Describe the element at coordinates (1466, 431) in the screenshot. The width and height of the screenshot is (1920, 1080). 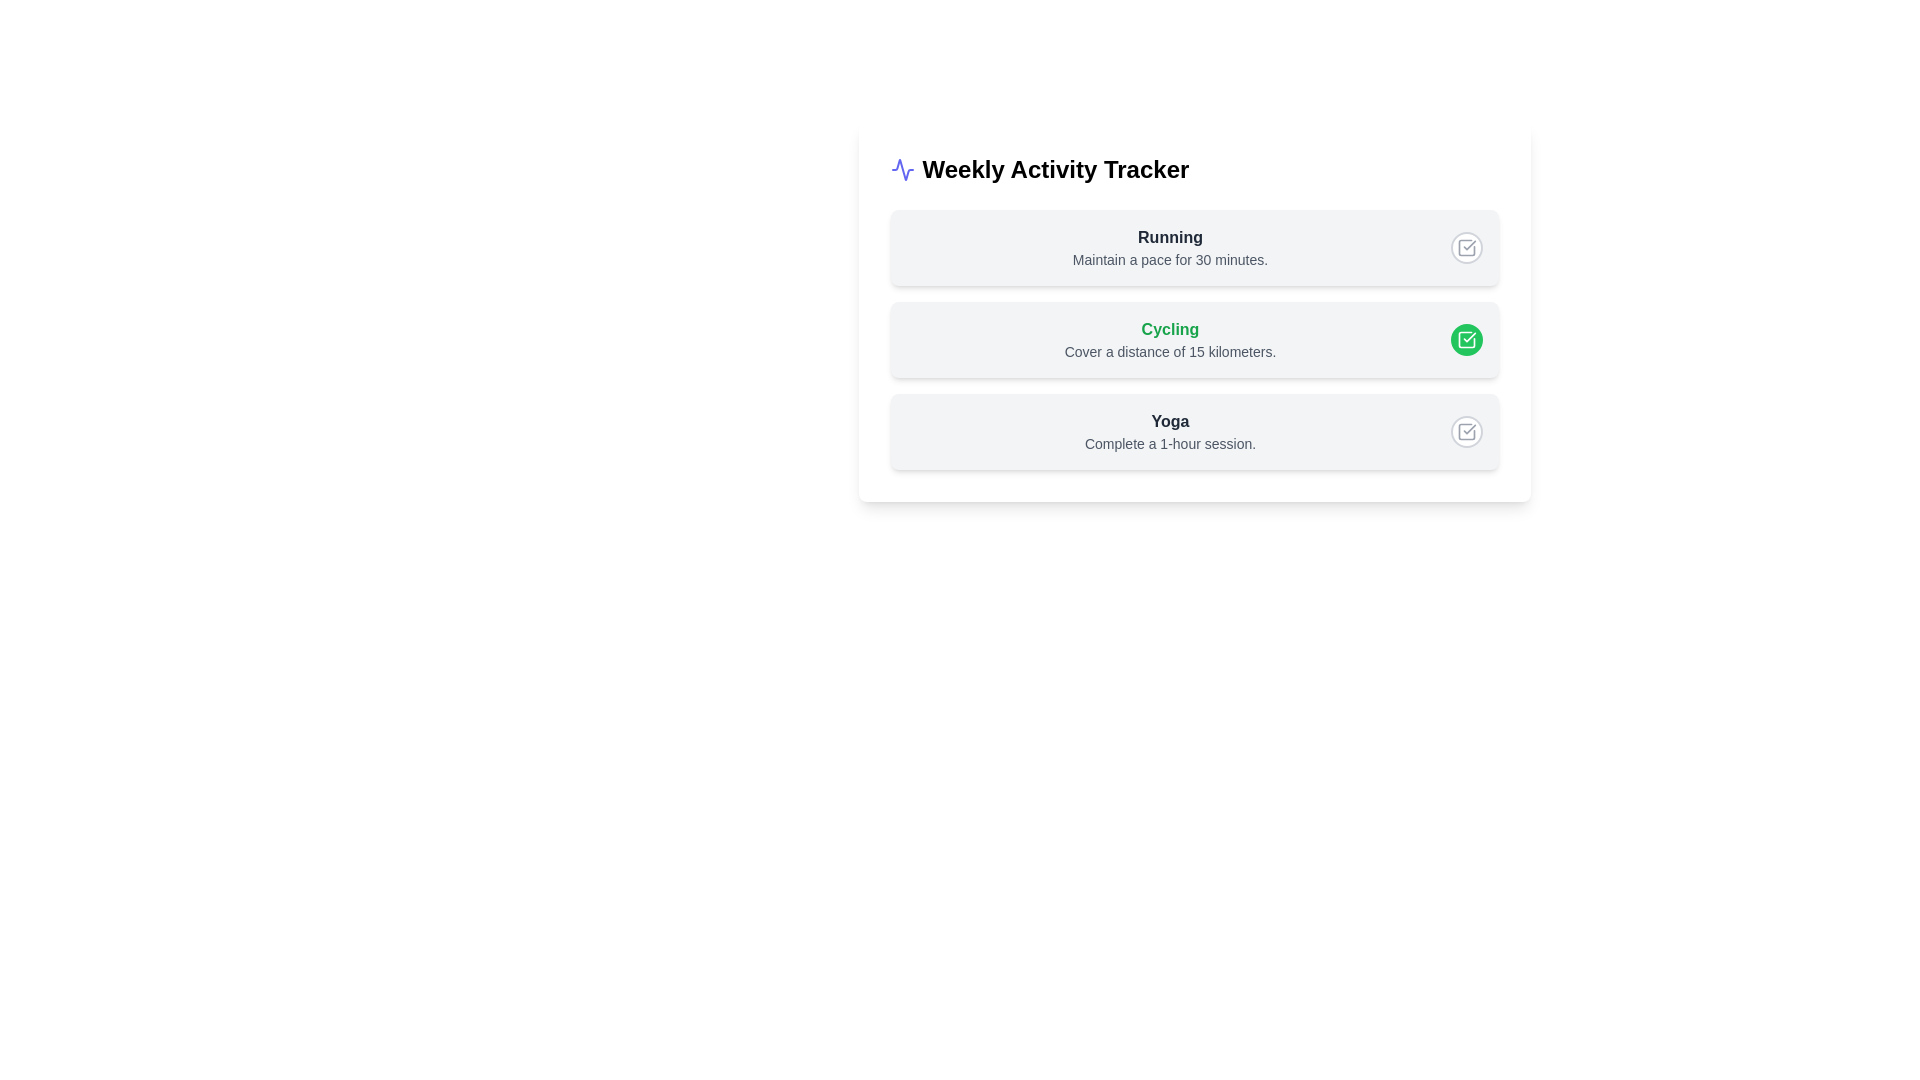
I see `the circular button with an icon in the third button position of the rightmost side of the third row labeled 'Yoga' to mark the task as completed` at that location.